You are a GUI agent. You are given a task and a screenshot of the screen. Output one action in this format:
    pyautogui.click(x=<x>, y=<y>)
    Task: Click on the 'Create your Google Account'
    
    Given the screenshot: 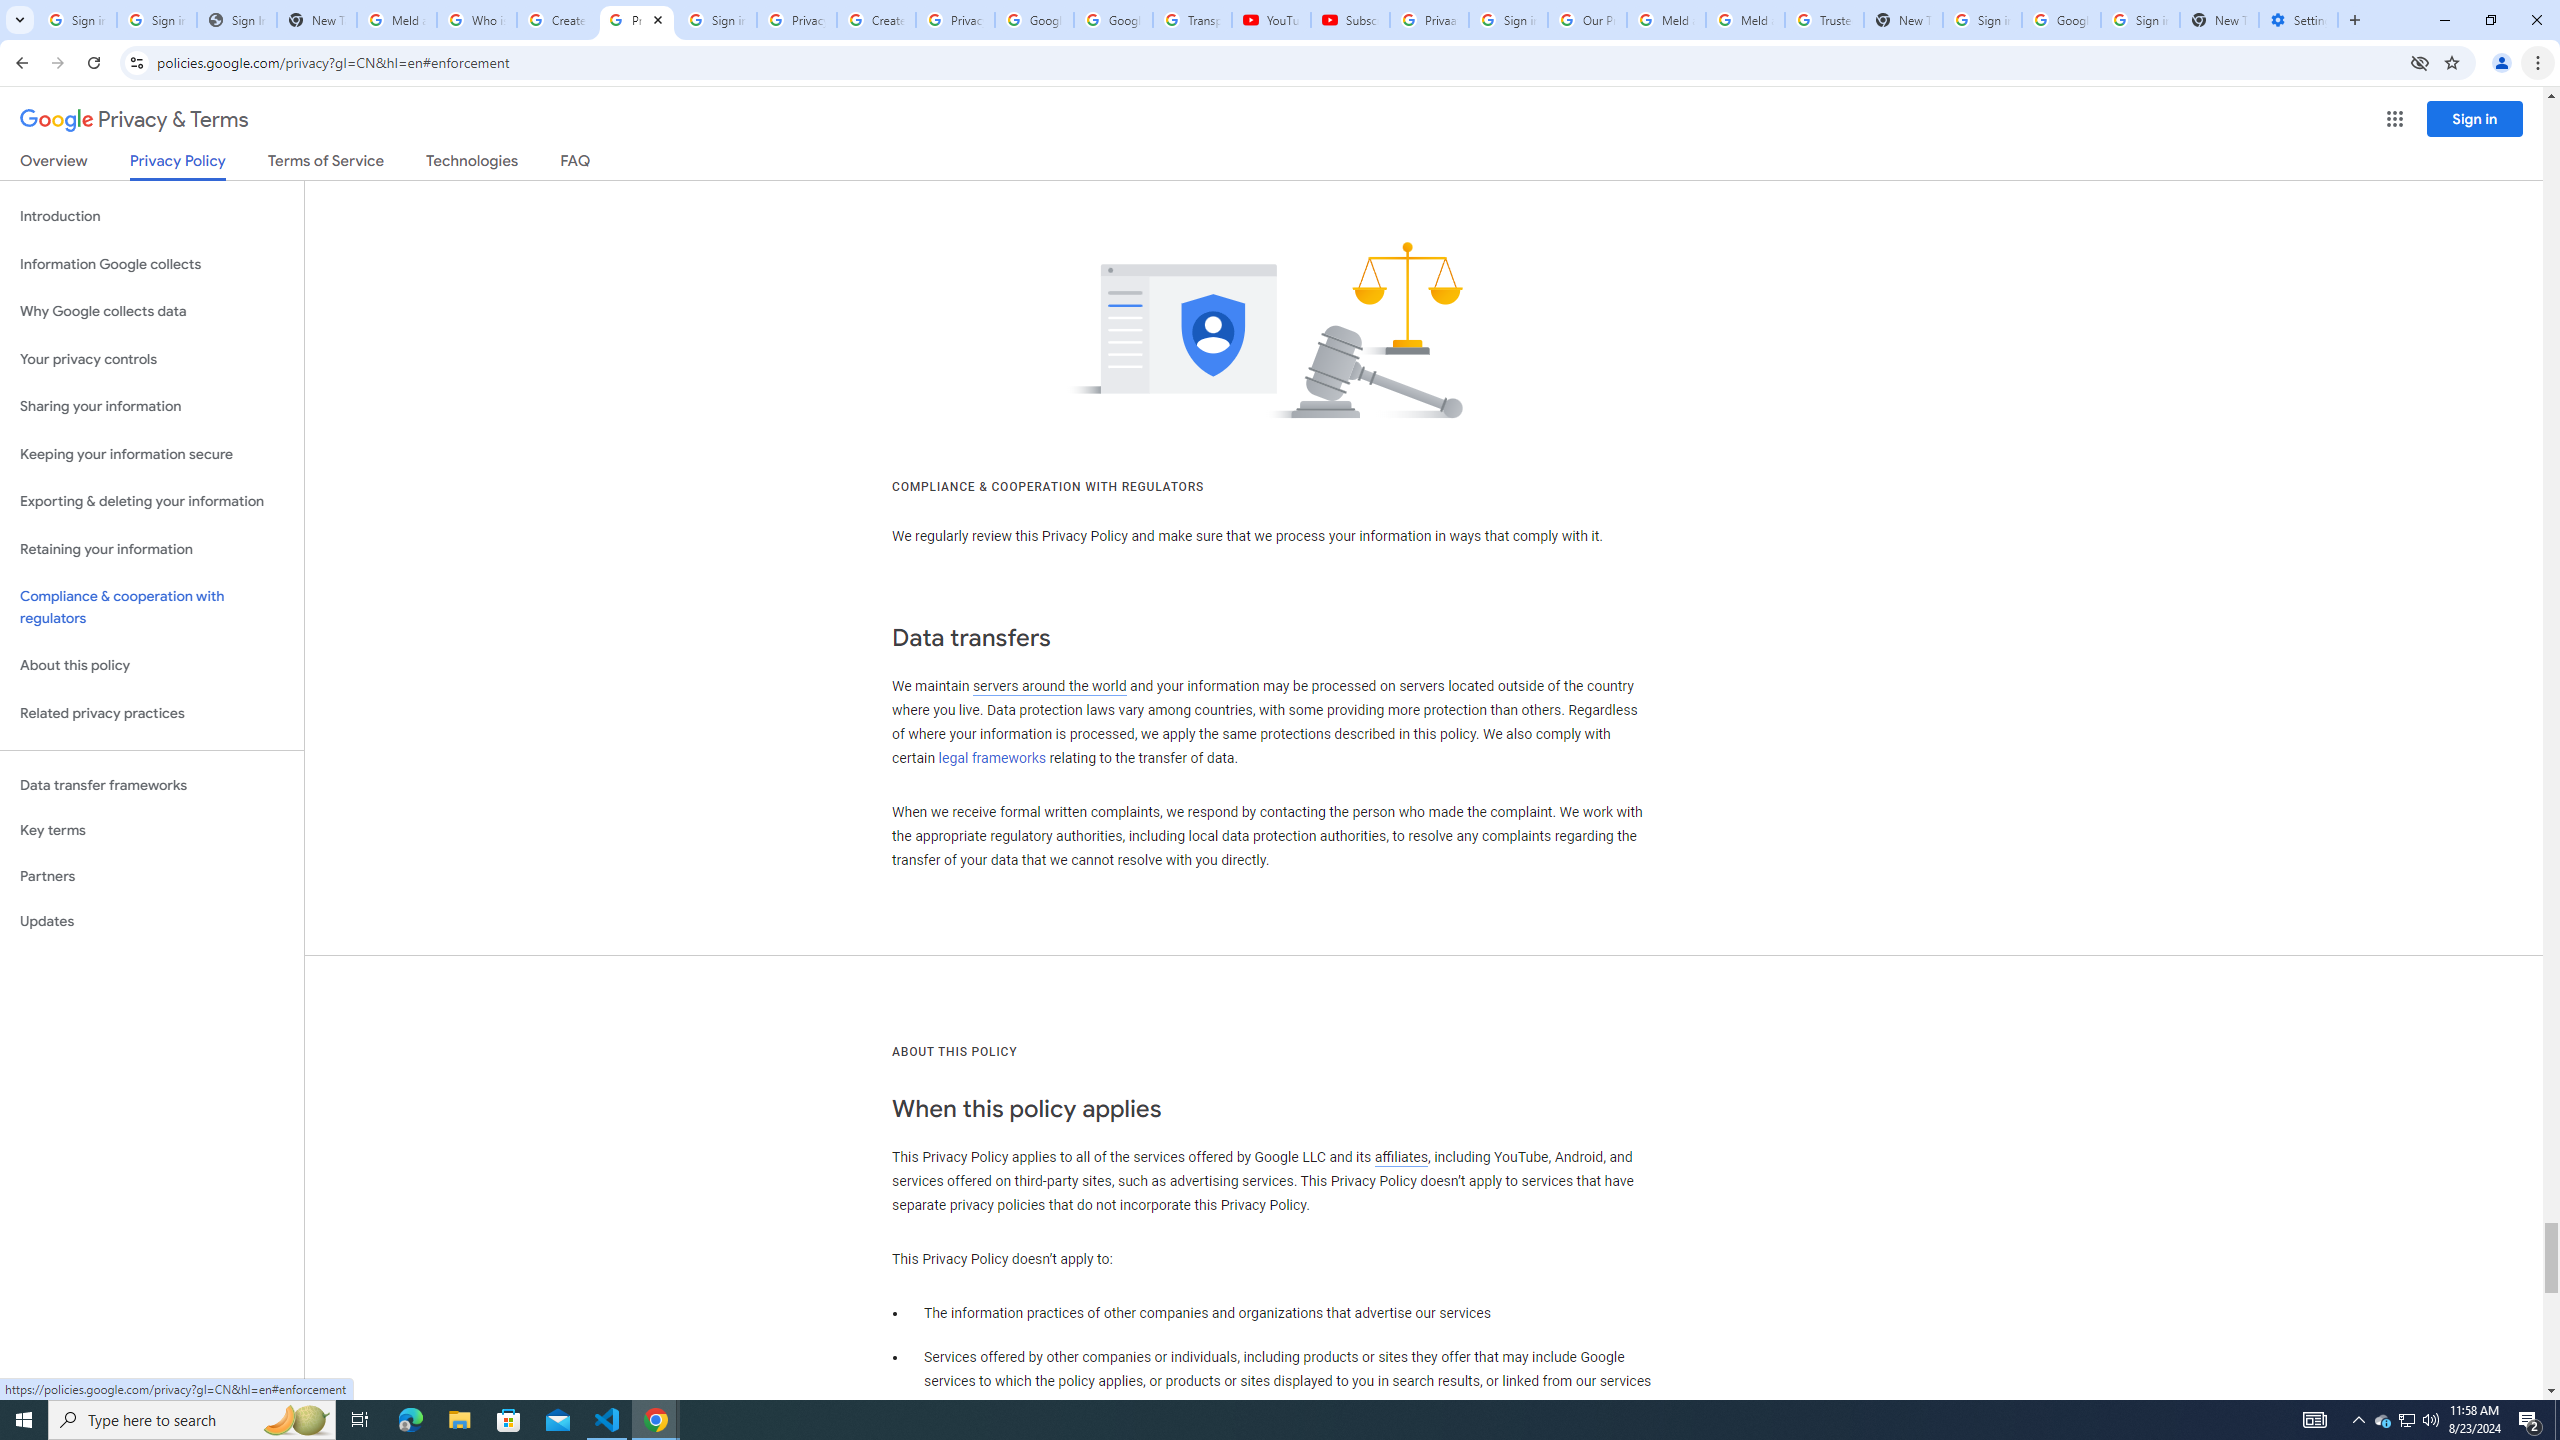 What is the action you would take?
    pyautogui.click(x=555, y=19)
    